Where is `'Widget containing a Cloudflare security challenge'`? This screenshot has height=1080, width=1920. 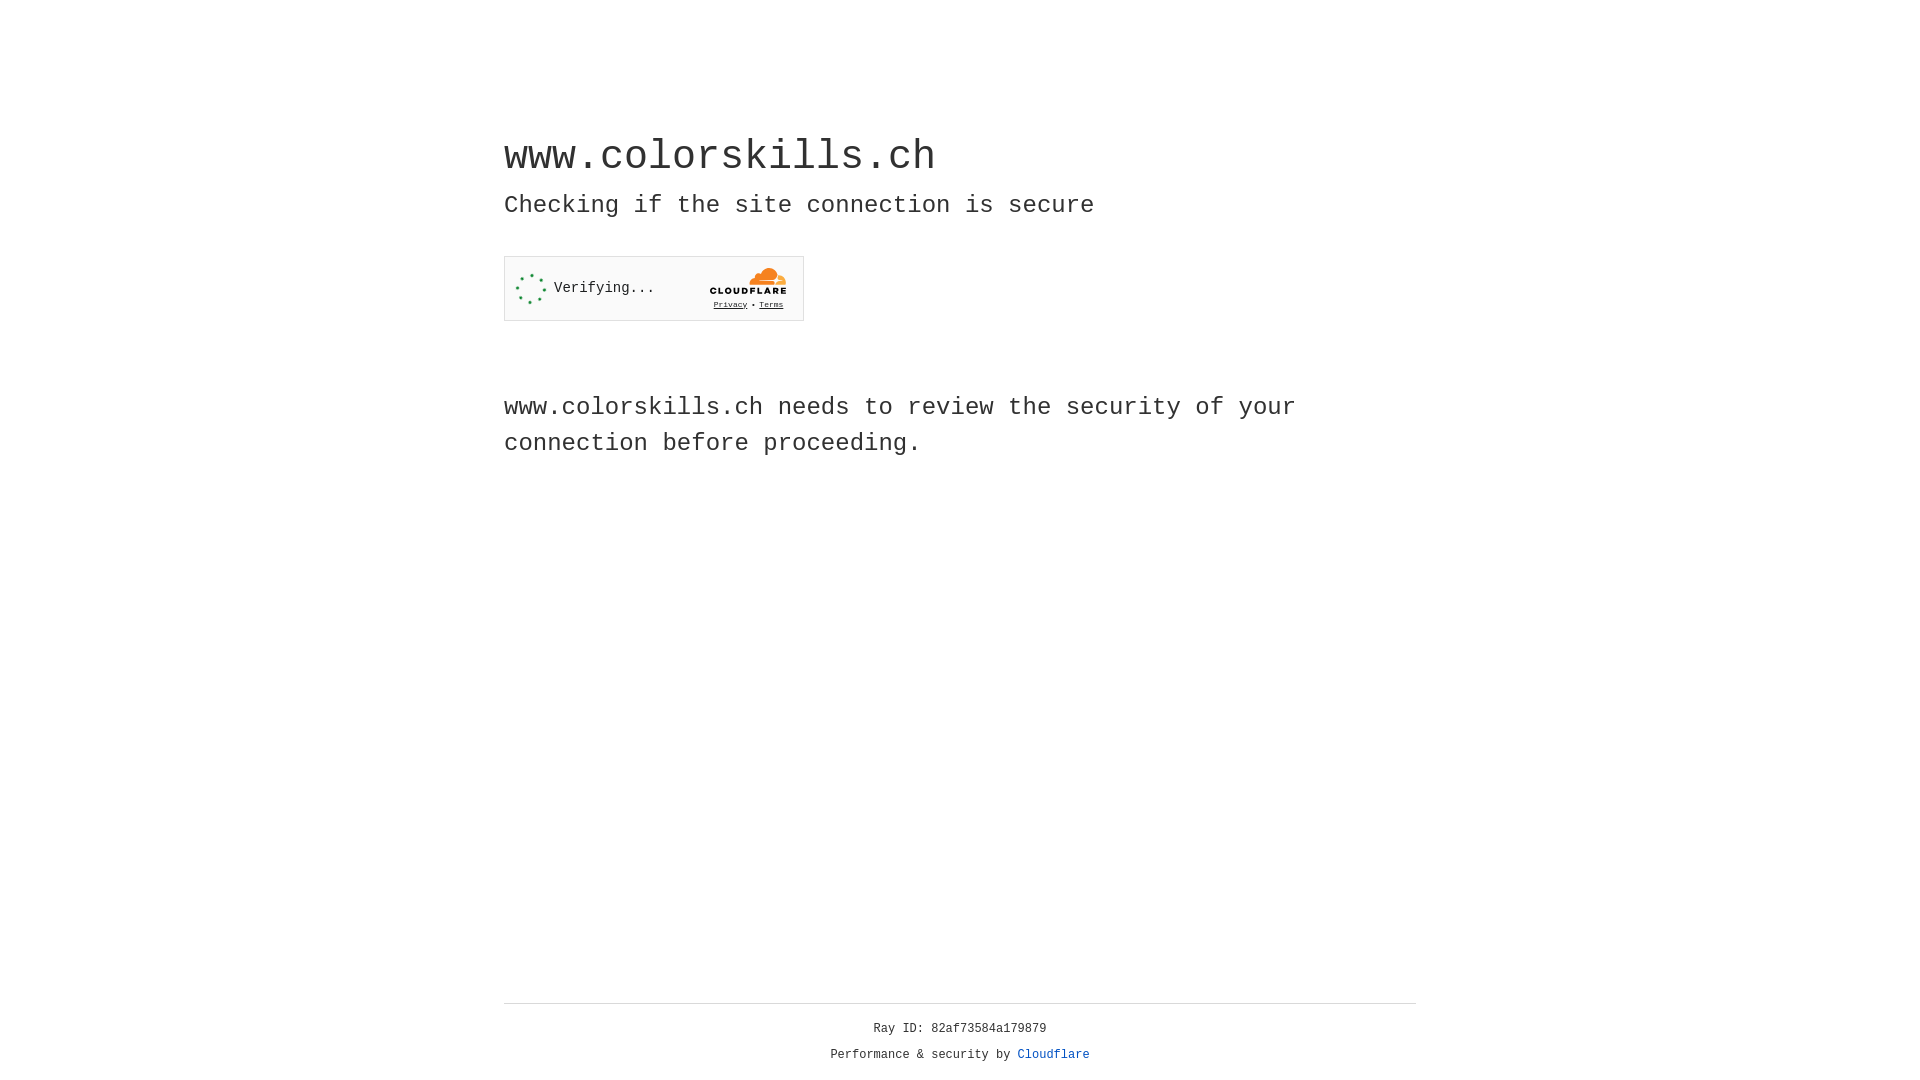
'Widget containing a Cloudflare security challenge' is located at coordinates (653, 288).